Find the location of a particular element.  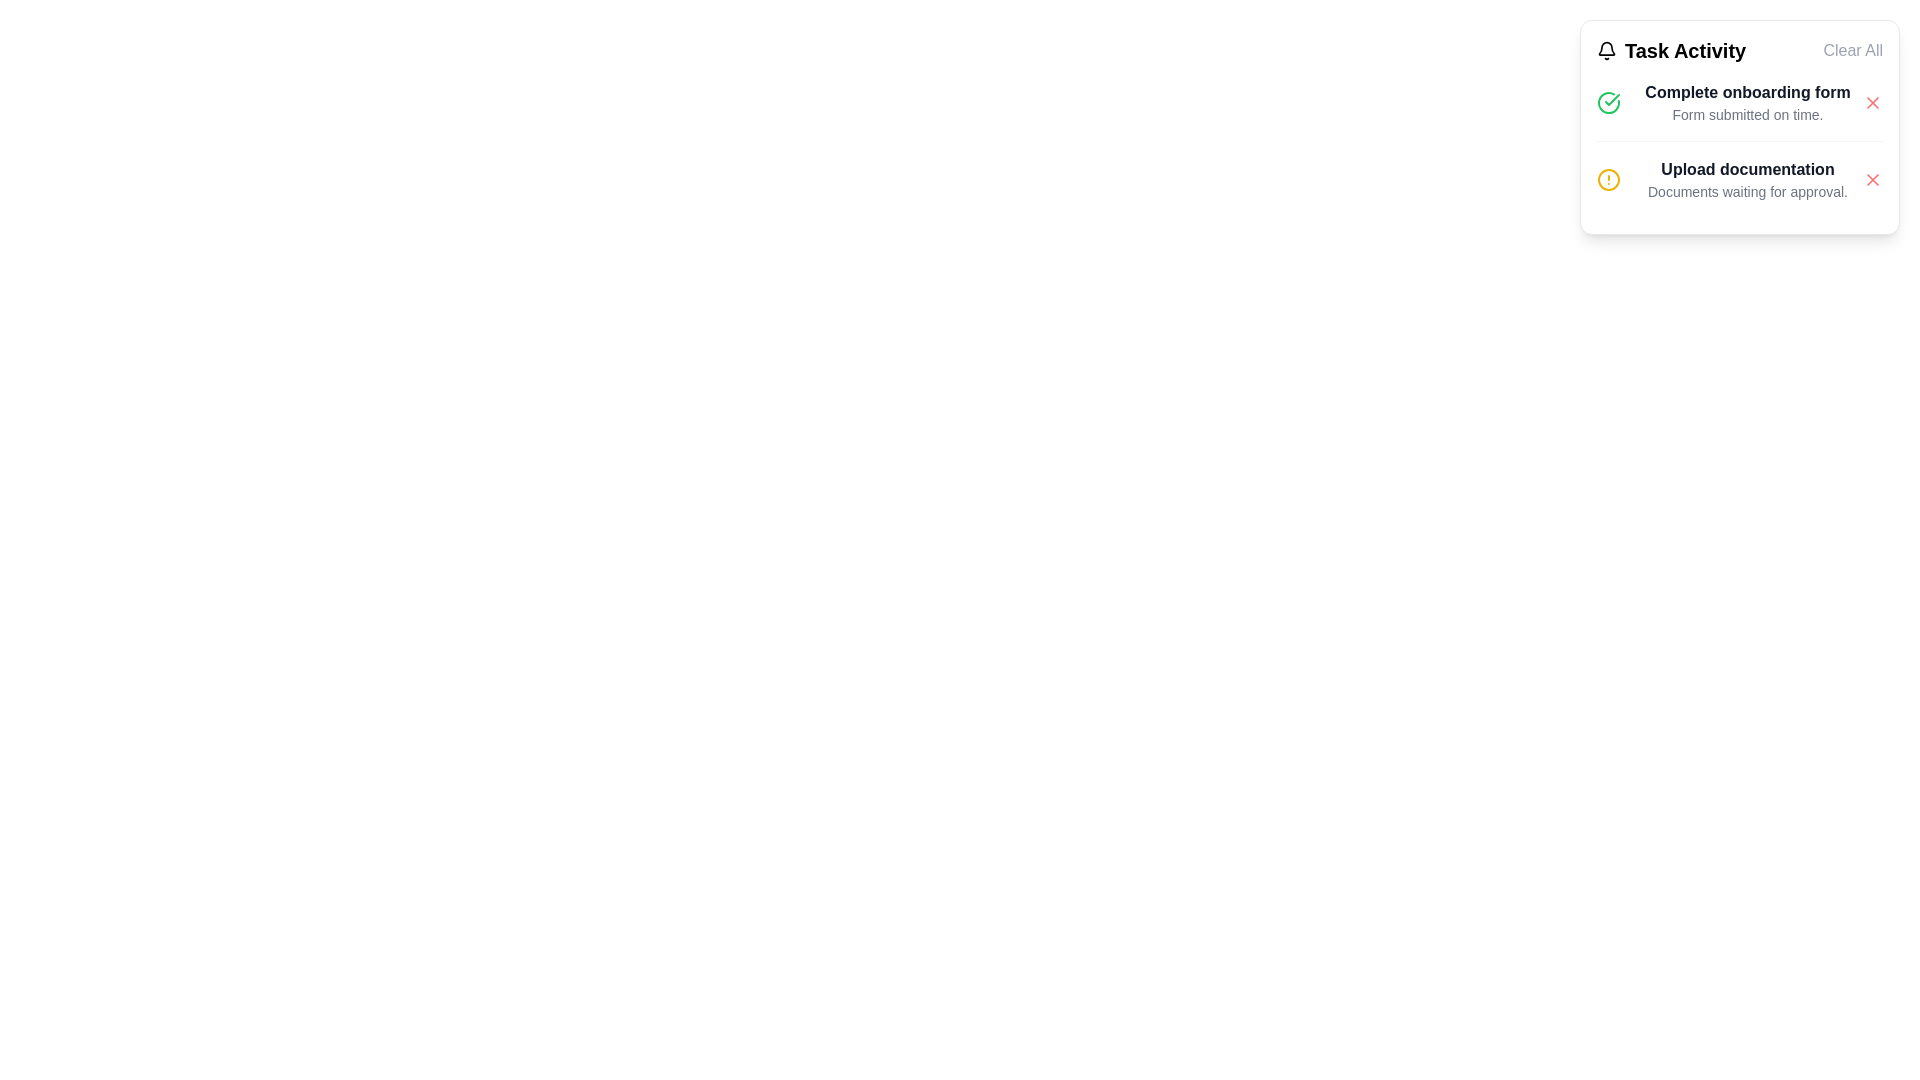

the second Task notification entry in the Task Activity panel, which contains a yellow alert icon and the text 'Upload documentation' is located at coordinates (1738, 178).